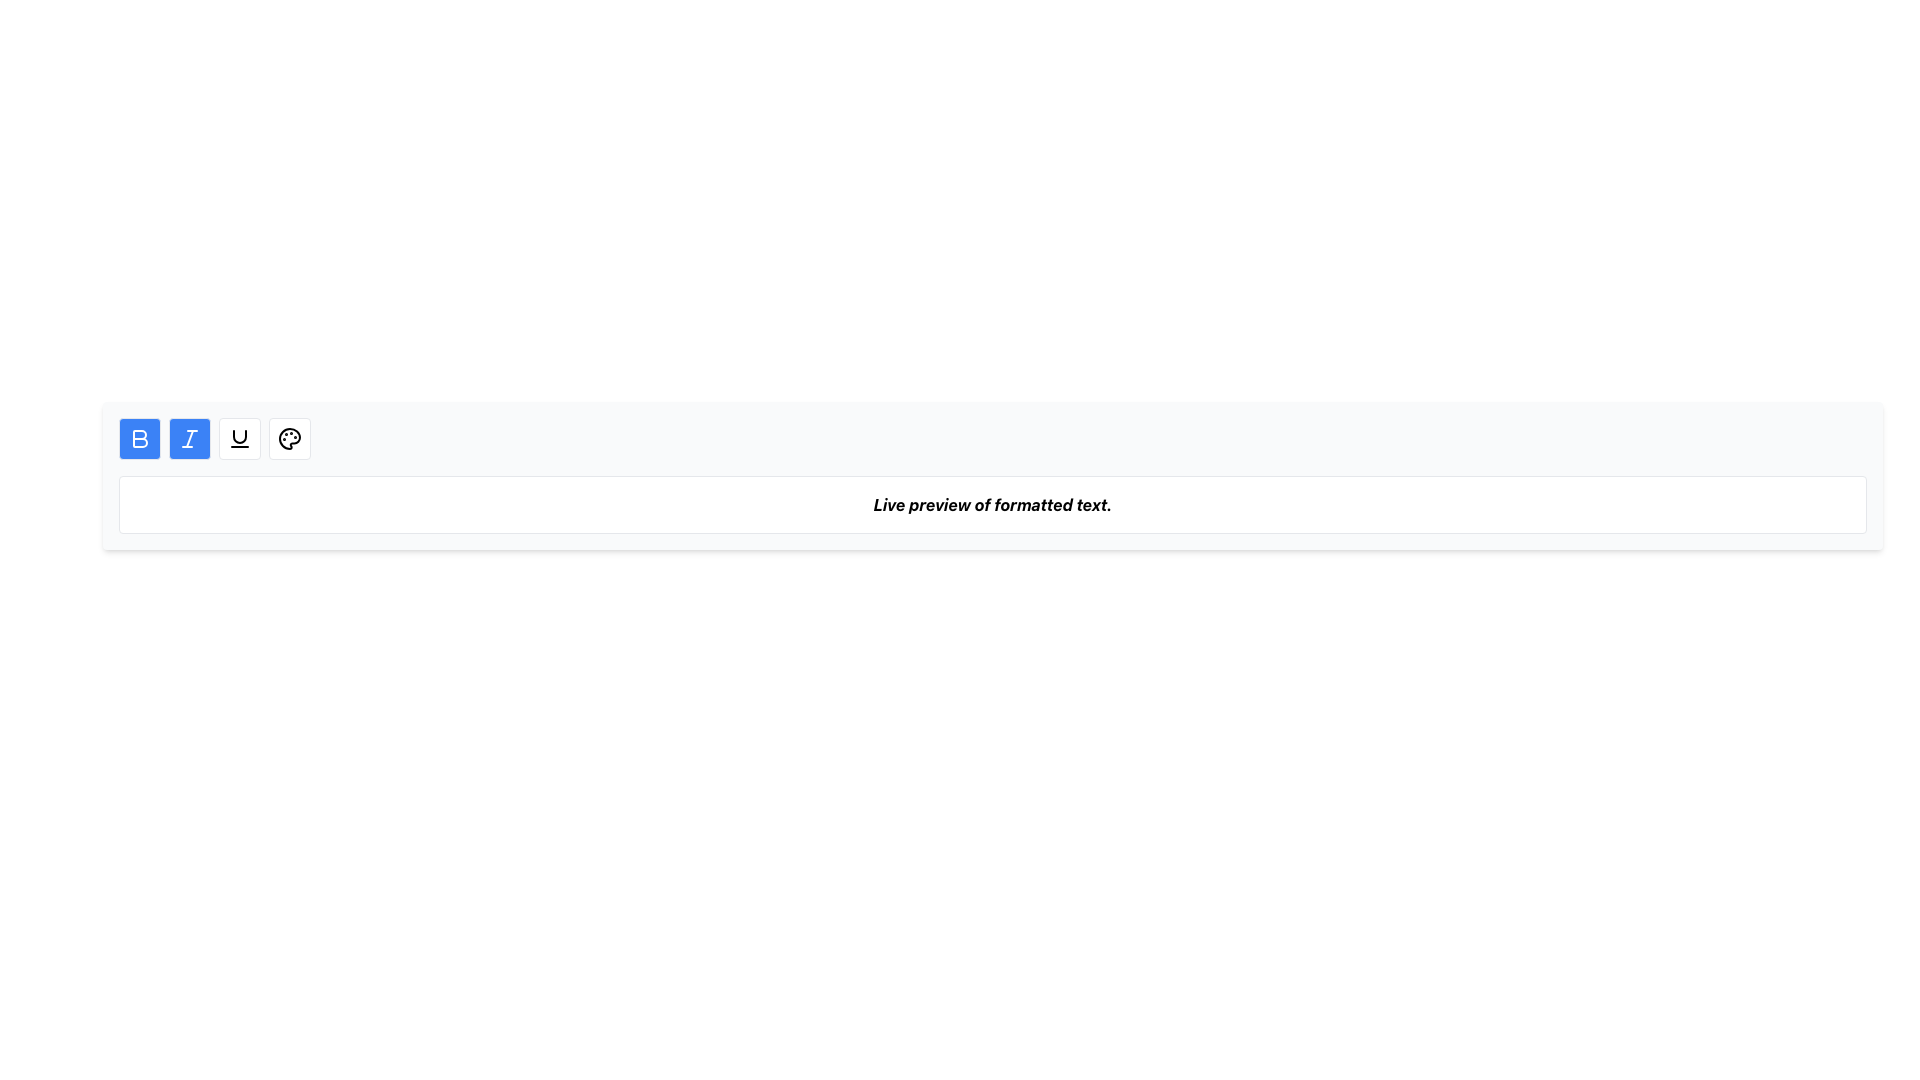 This screenshot has width=1920, height=1080. I want to click on the formatting tool icon resembling an italic 'I' symbol with a blue background, so click(190, 438).